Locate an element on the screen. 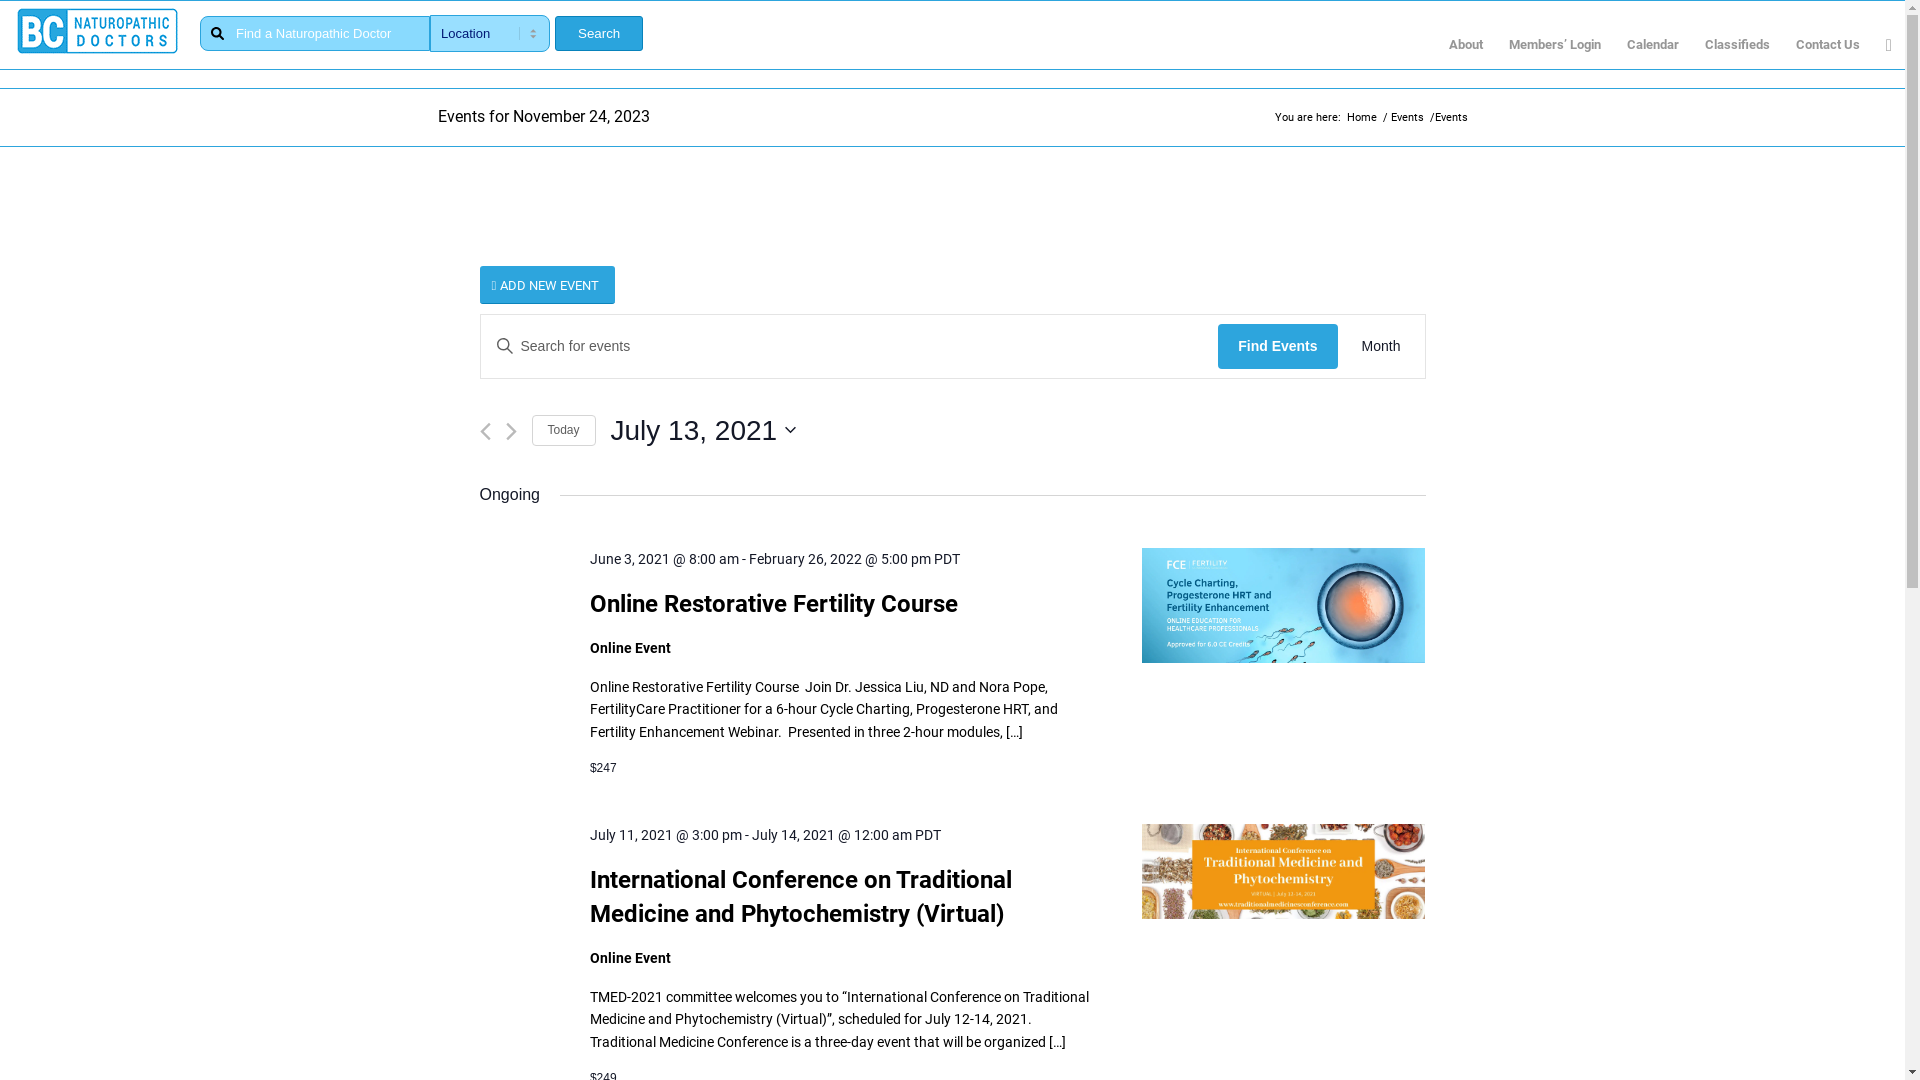  'IMG_2096 (4)' is located at coordinates (1283, 604).